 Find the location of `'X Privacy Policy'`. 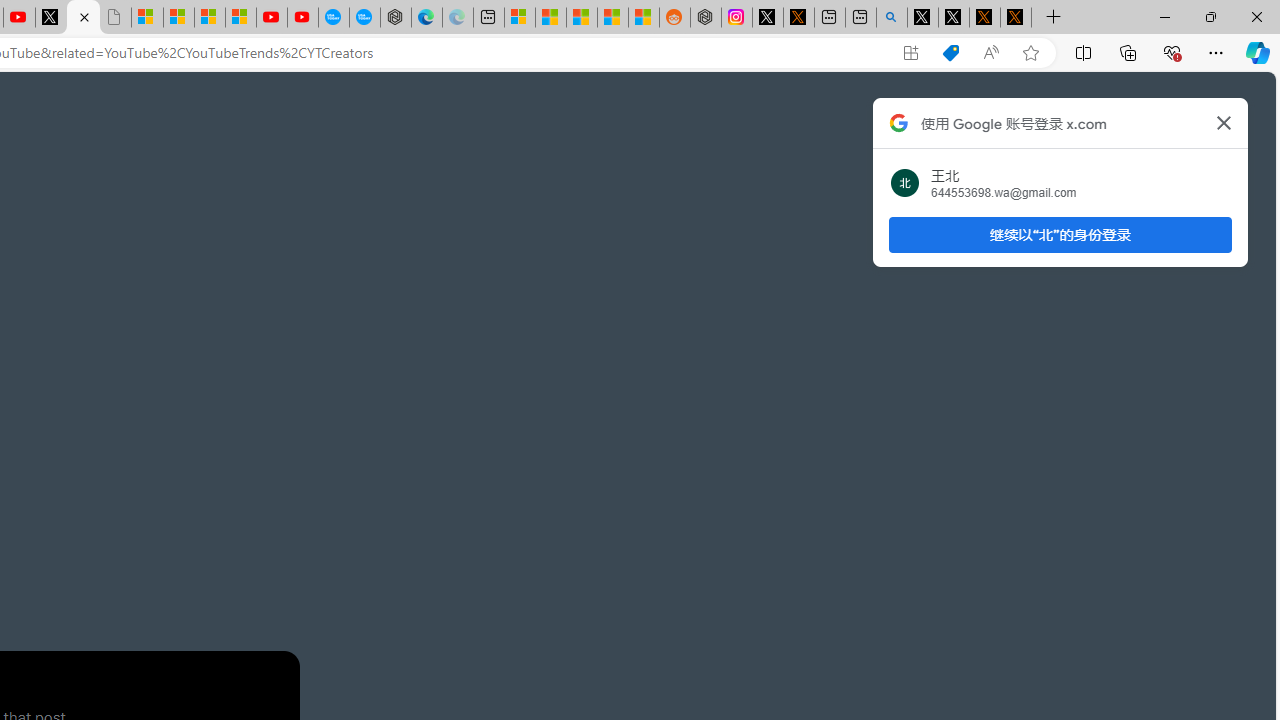

'X Privacy Policy' is located at coordinates (1015, 17).